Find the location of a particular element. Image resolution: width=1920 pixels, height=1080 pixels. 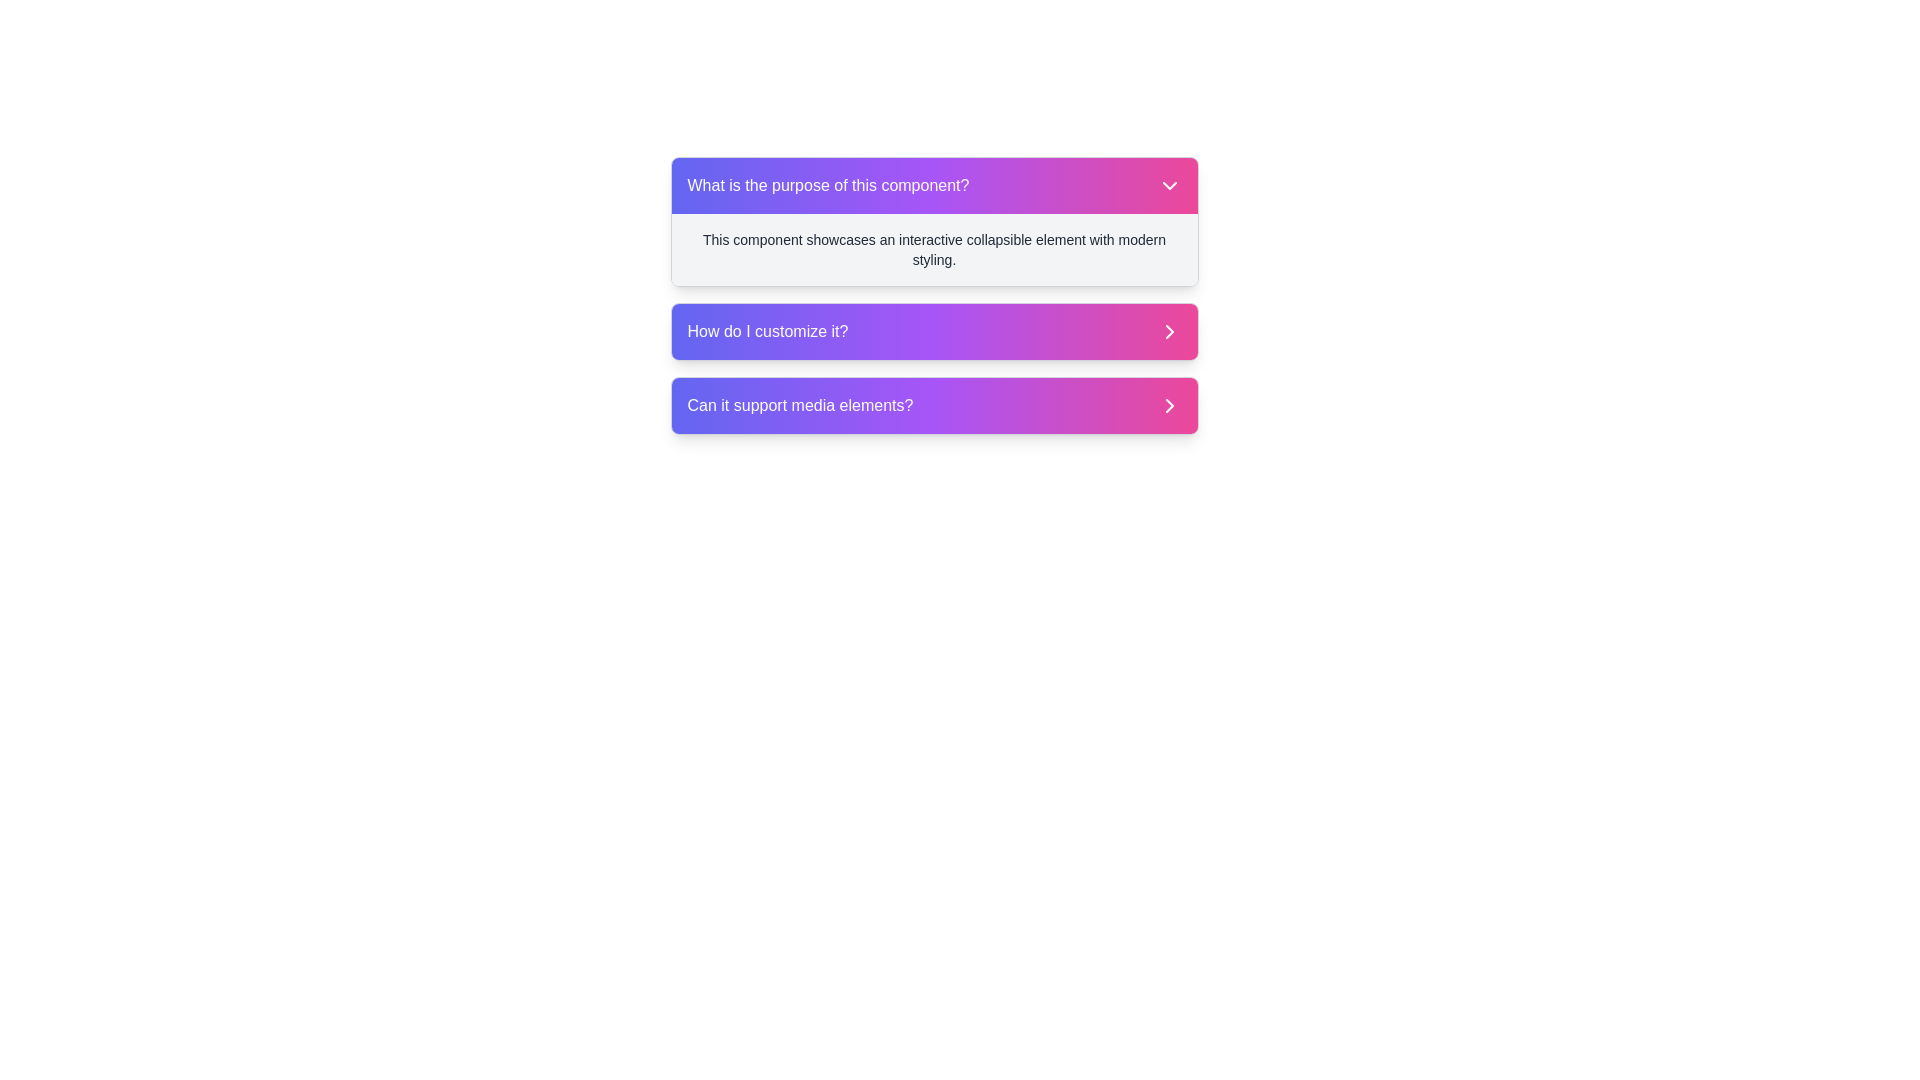

the collapsible toggle button labeled 'Can it support media elements?' is located at coordinates (933, 405).